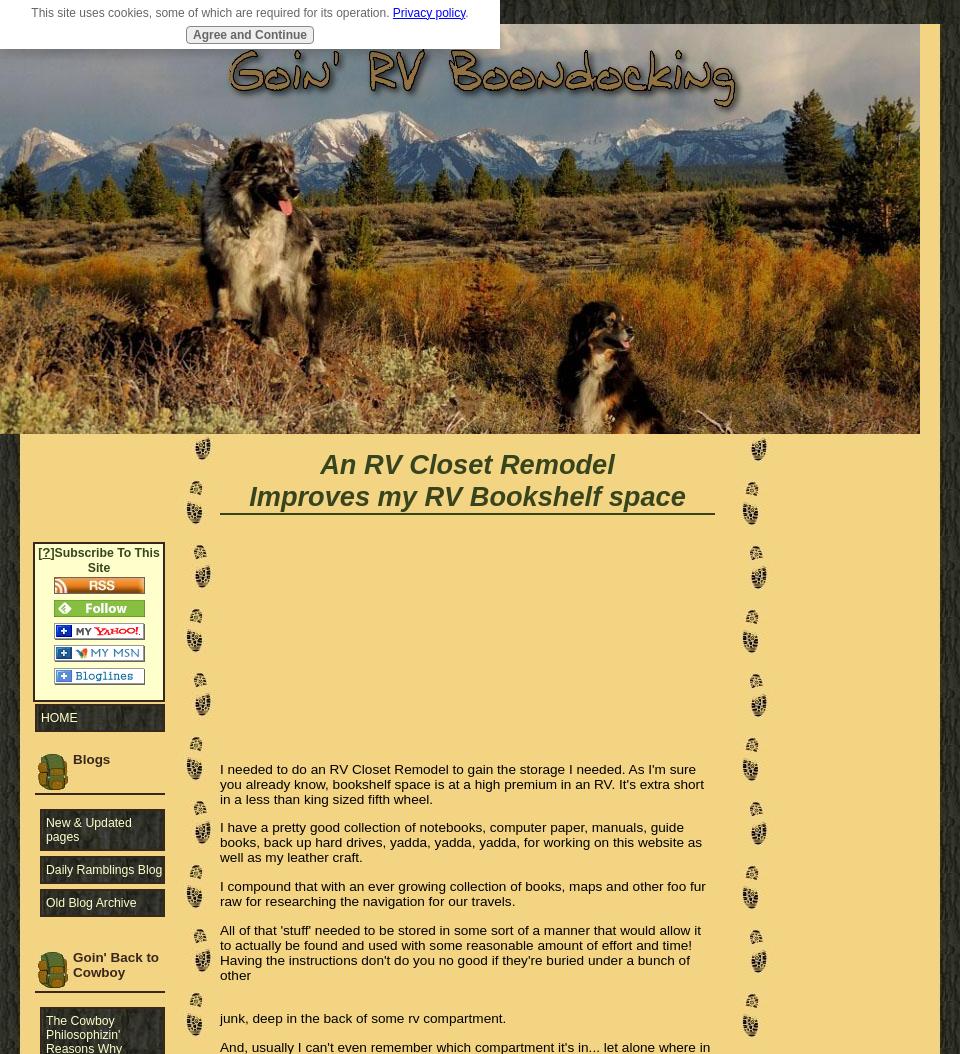 This screenshot has width=960, height=1054. I want to click on 'Old Blog Archive', so click(91, 901).